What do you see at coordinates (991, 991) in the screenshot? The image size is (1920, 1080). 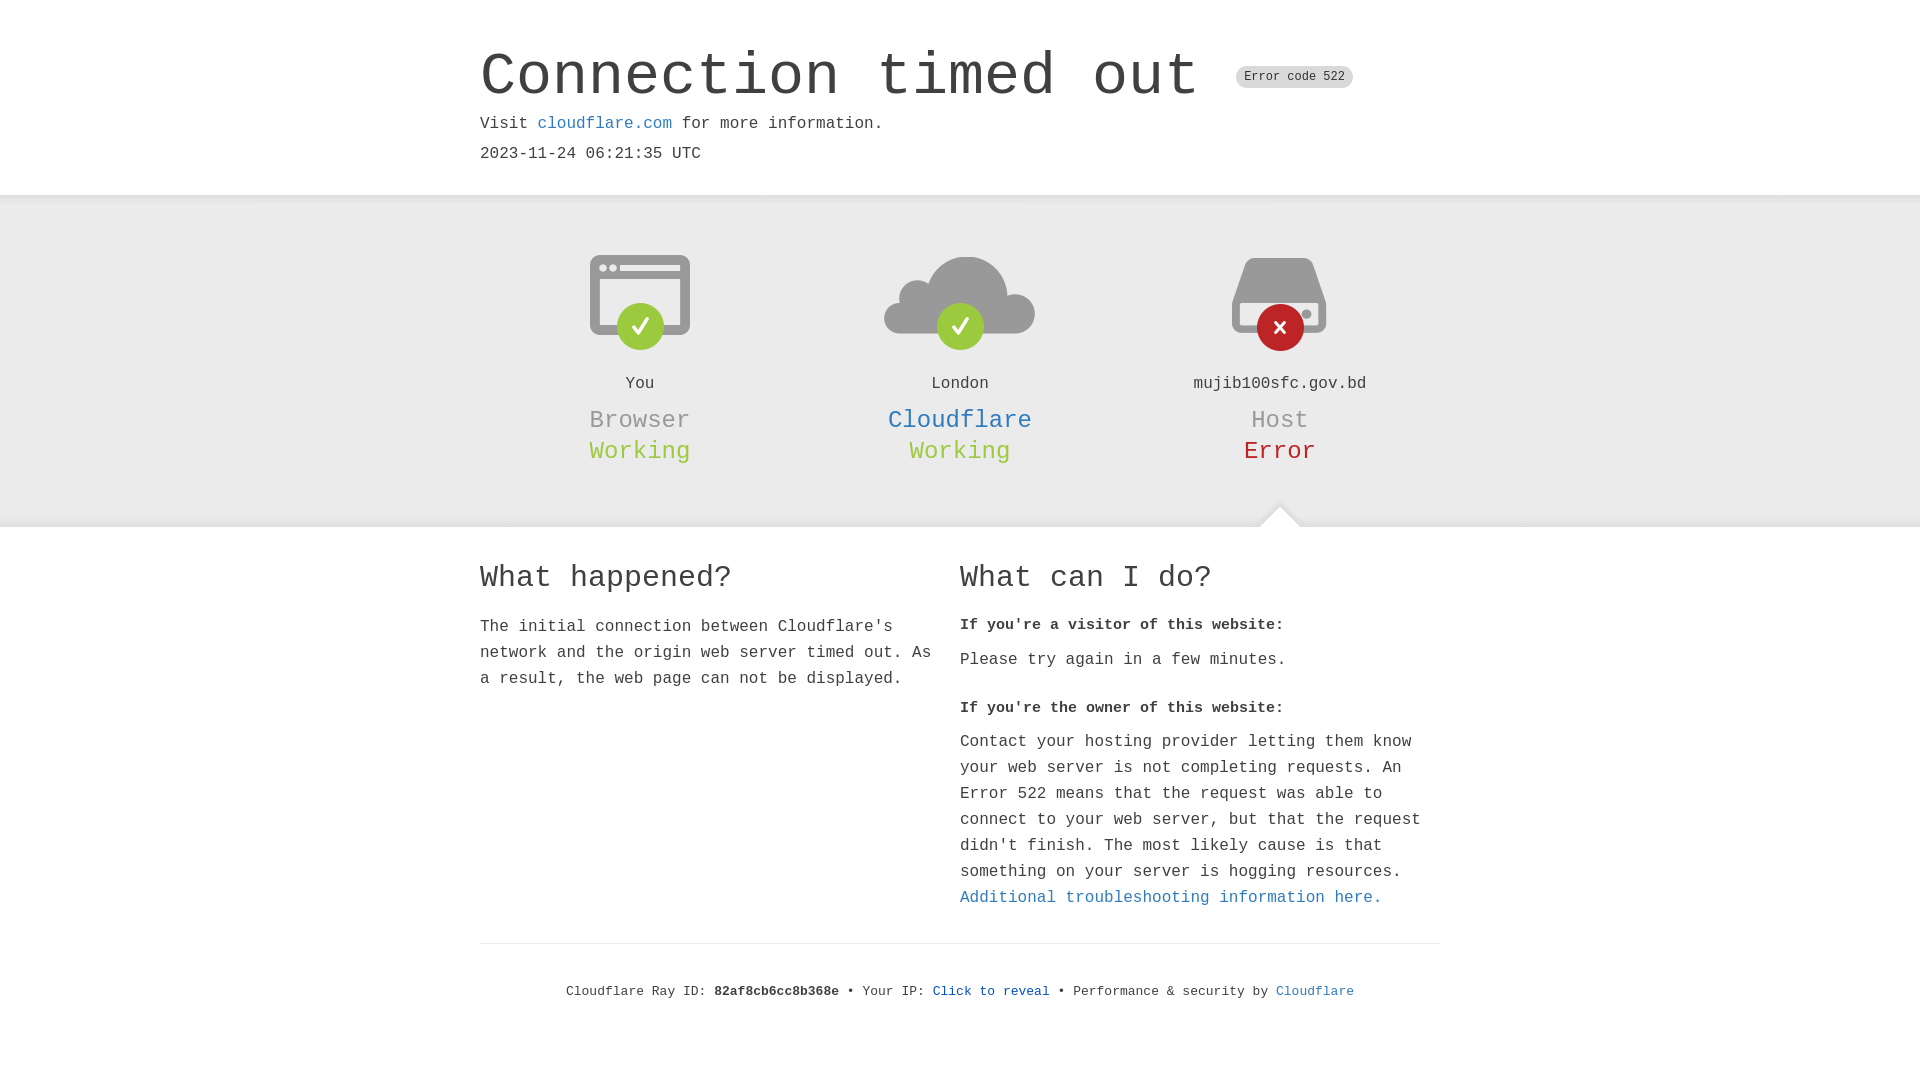 I see `'Click to reveal'` at bounding box center [991, 991].